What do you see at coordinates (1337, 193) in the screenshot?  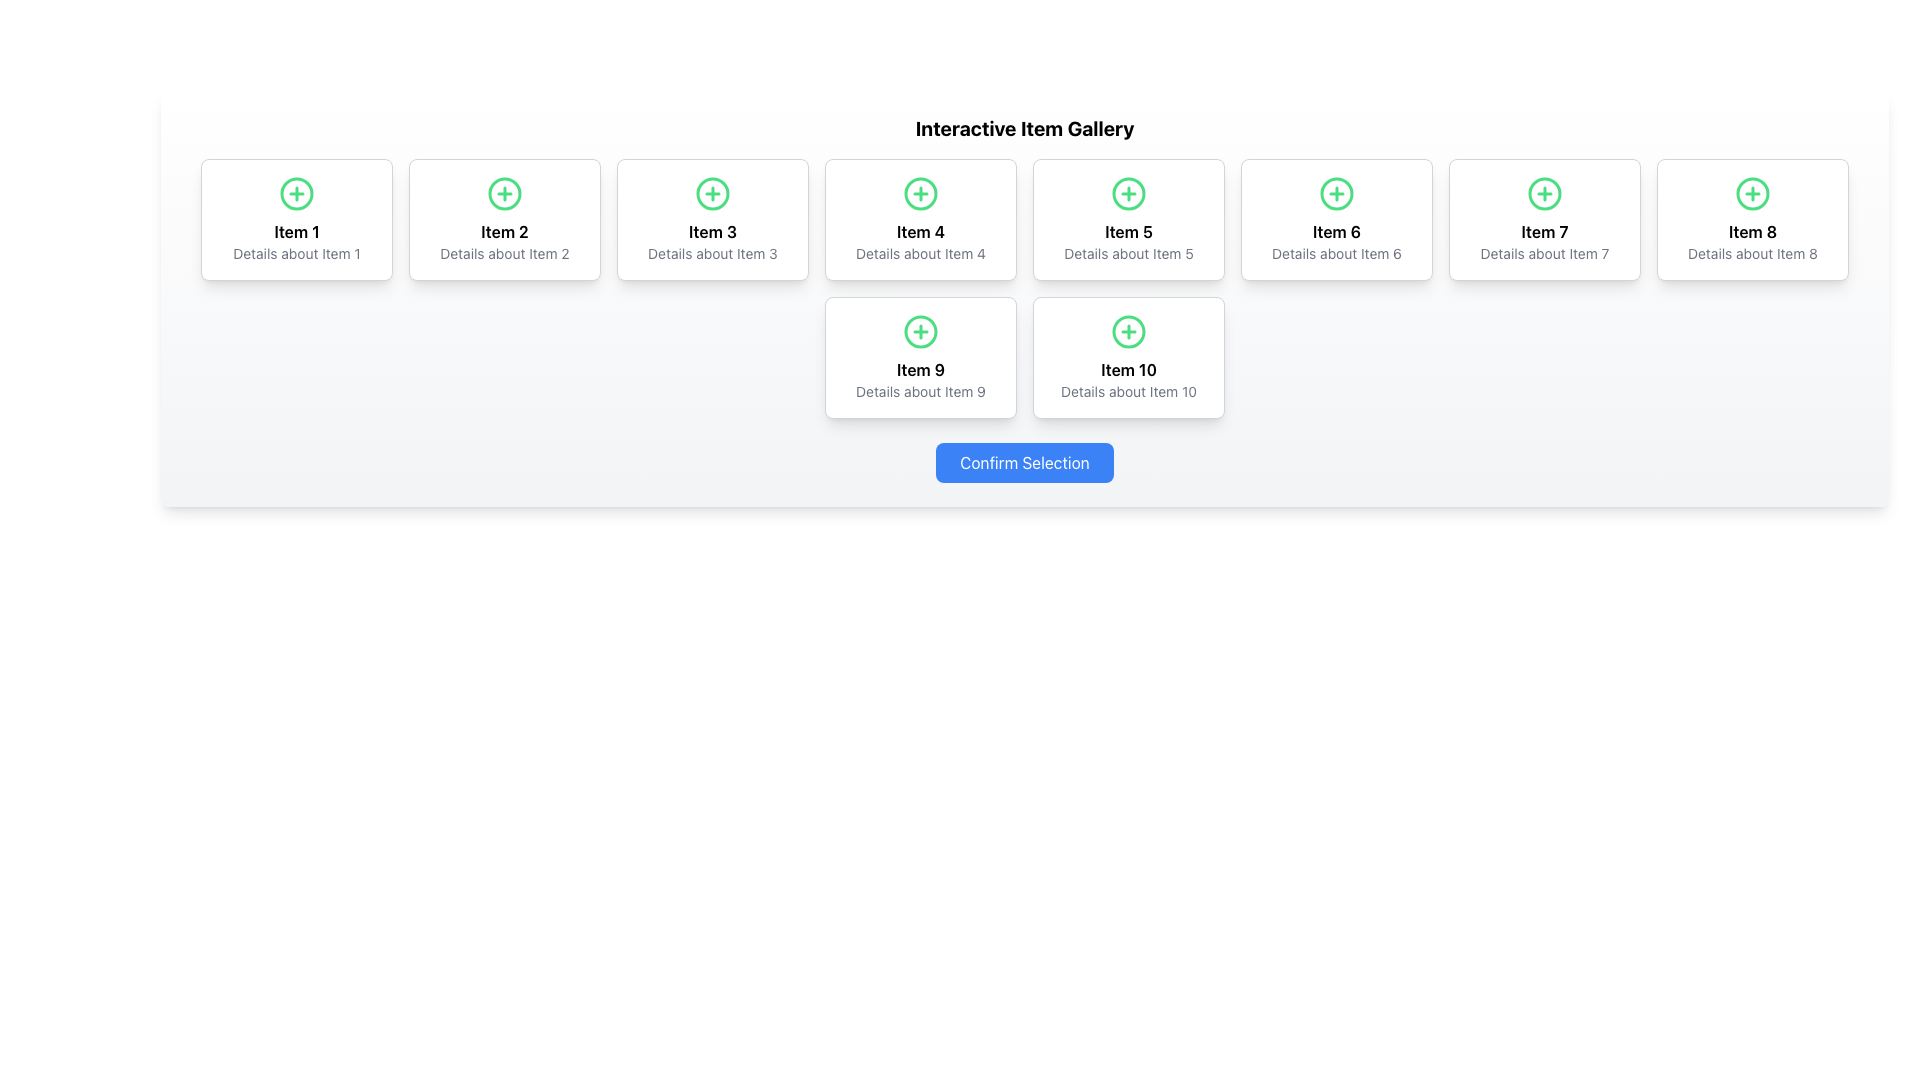 I see `the icon button located at the top-center of the 'Item 6' card` at bounding box center [1337, 193].